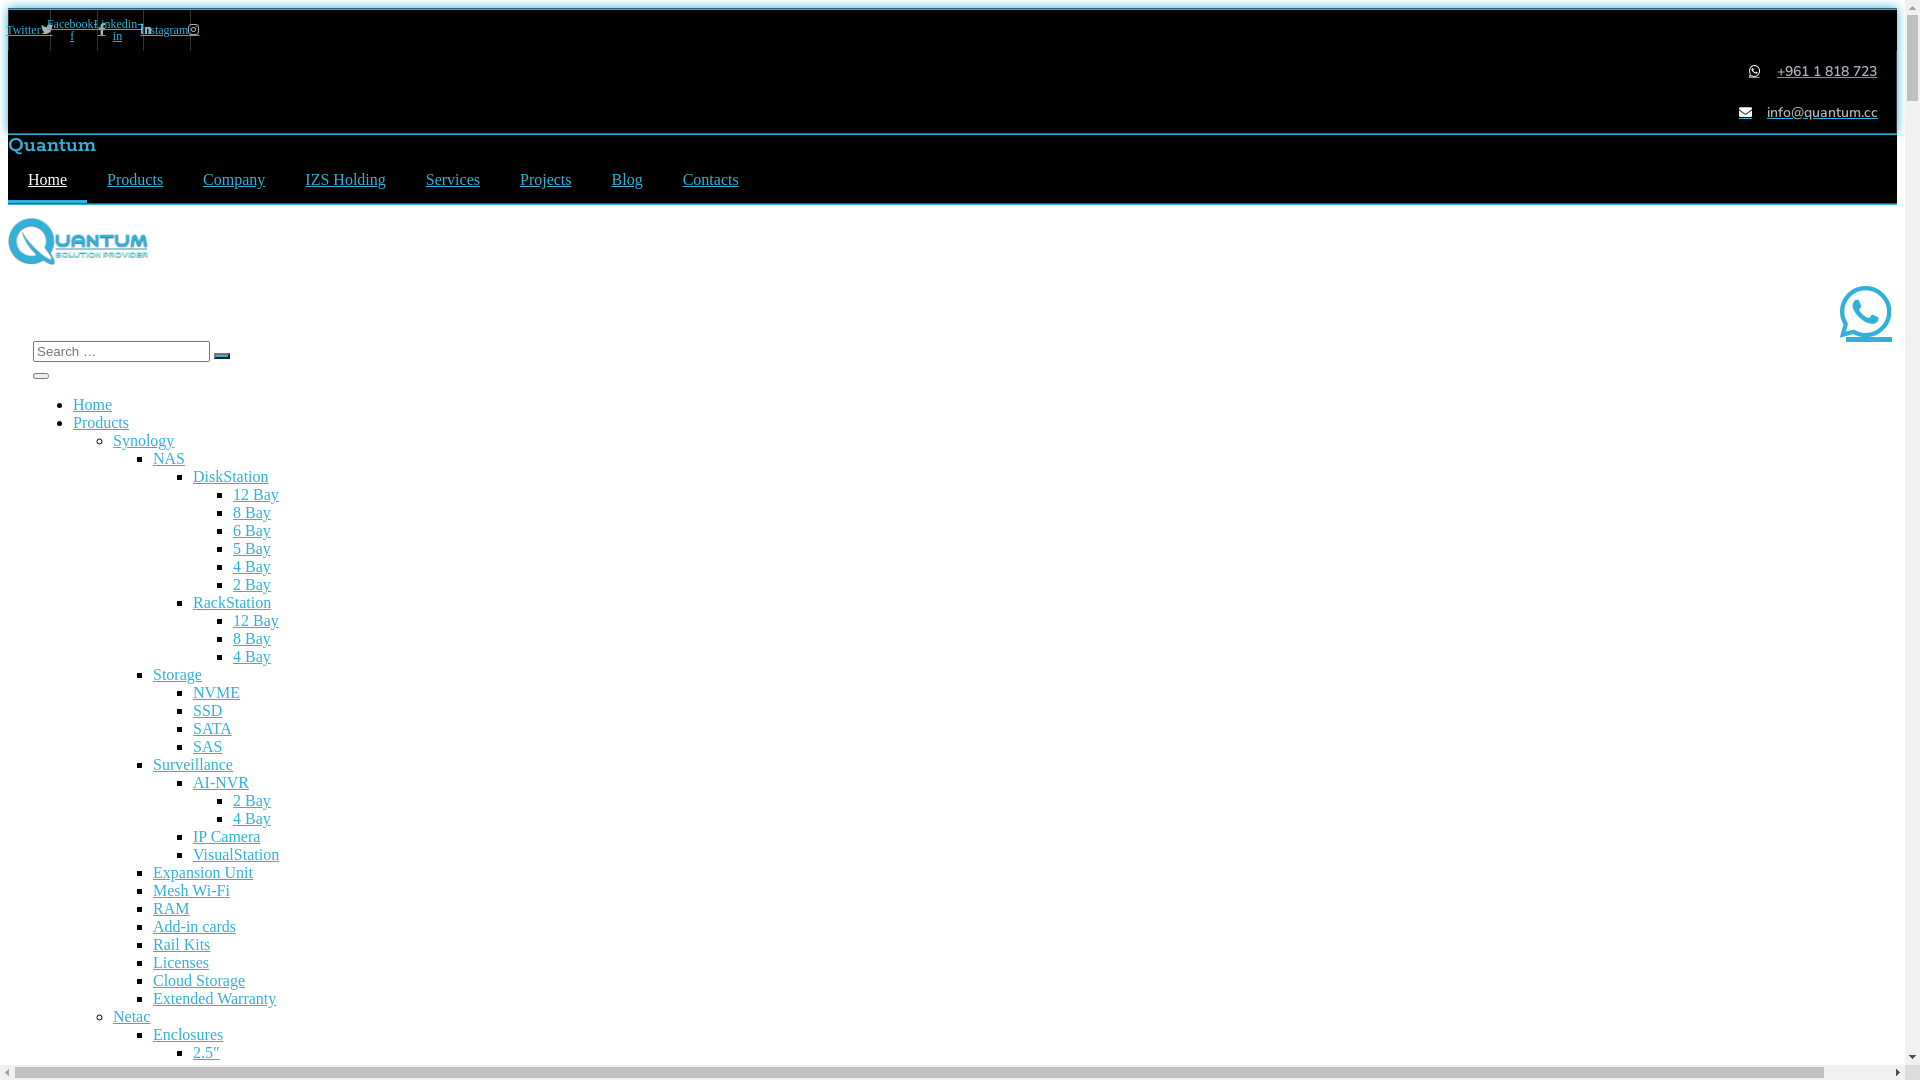  I want to click on 'Projects', so click(546, 180).